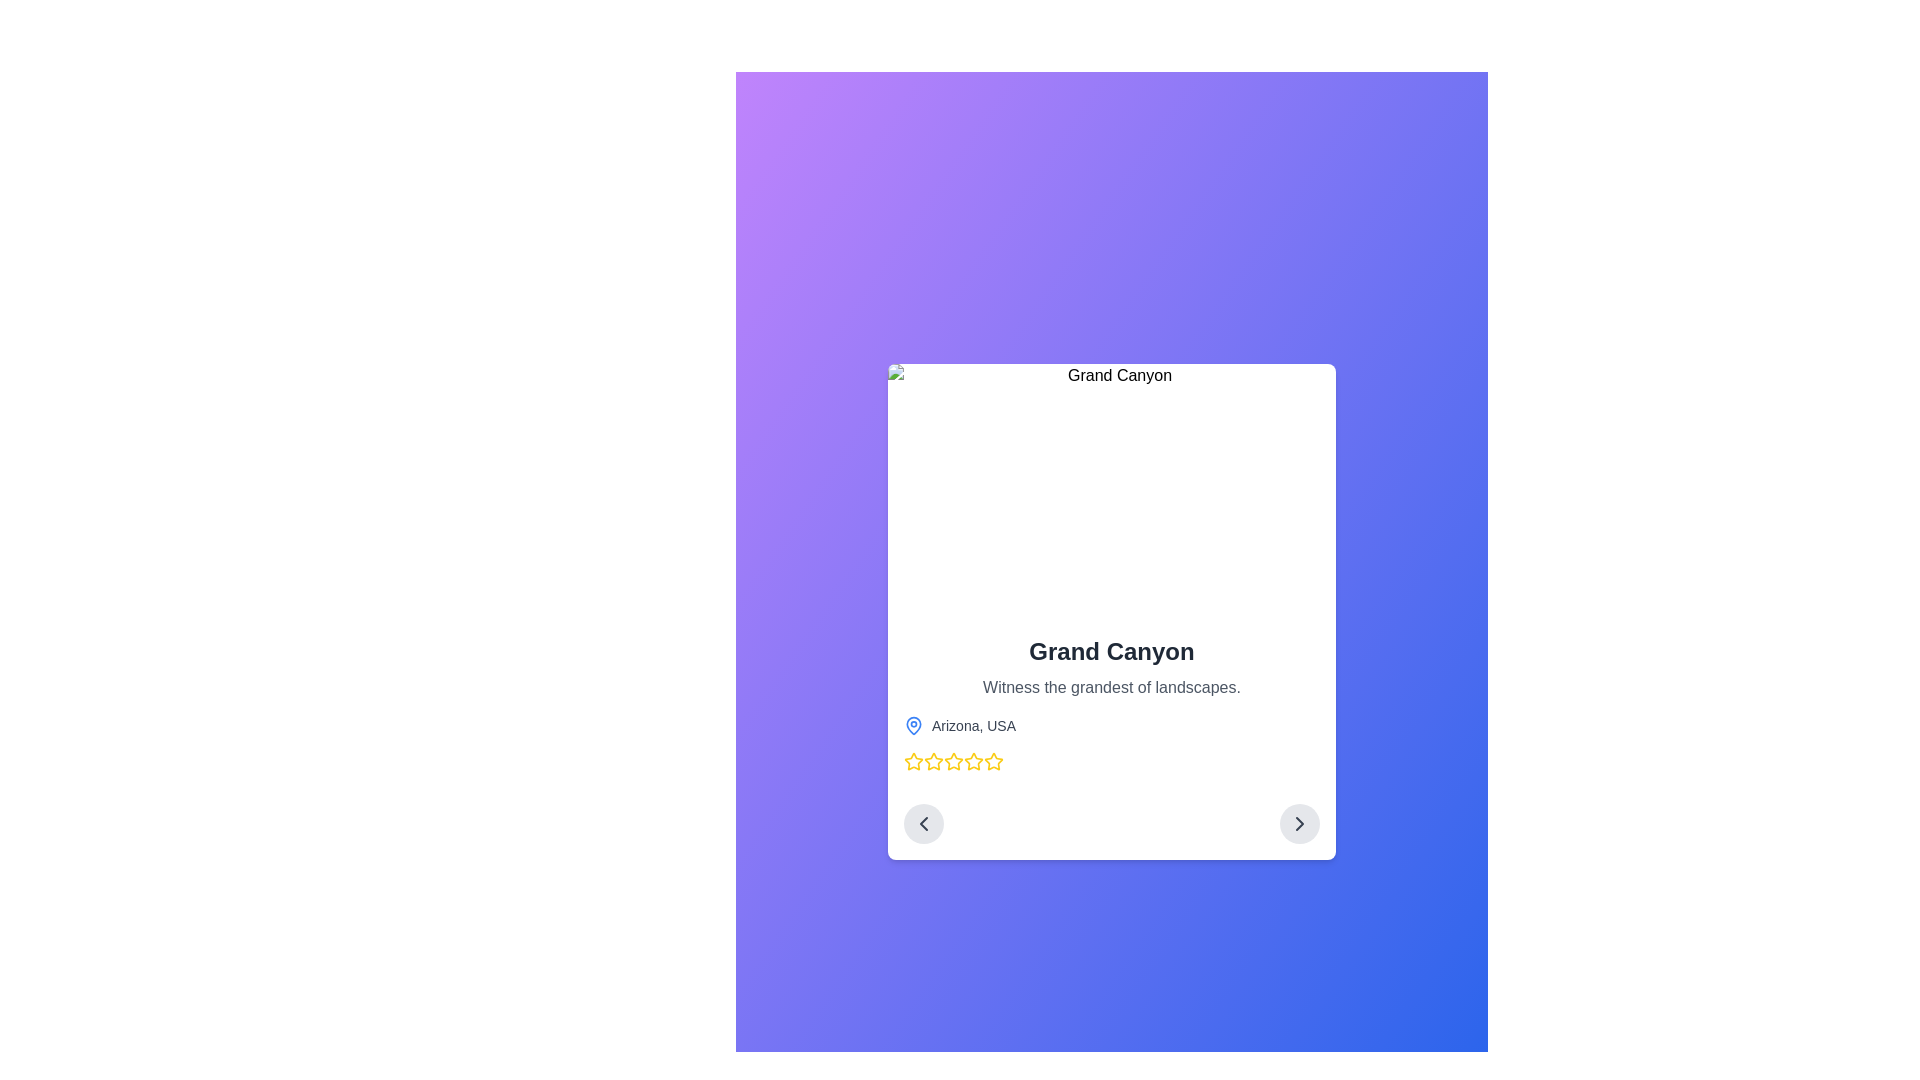 The image size is (1920, 1080). Describe the element at coordinates (933, 761) in the screenshot. I see `the first star icon from the left in the 5-star rating system` at that location.